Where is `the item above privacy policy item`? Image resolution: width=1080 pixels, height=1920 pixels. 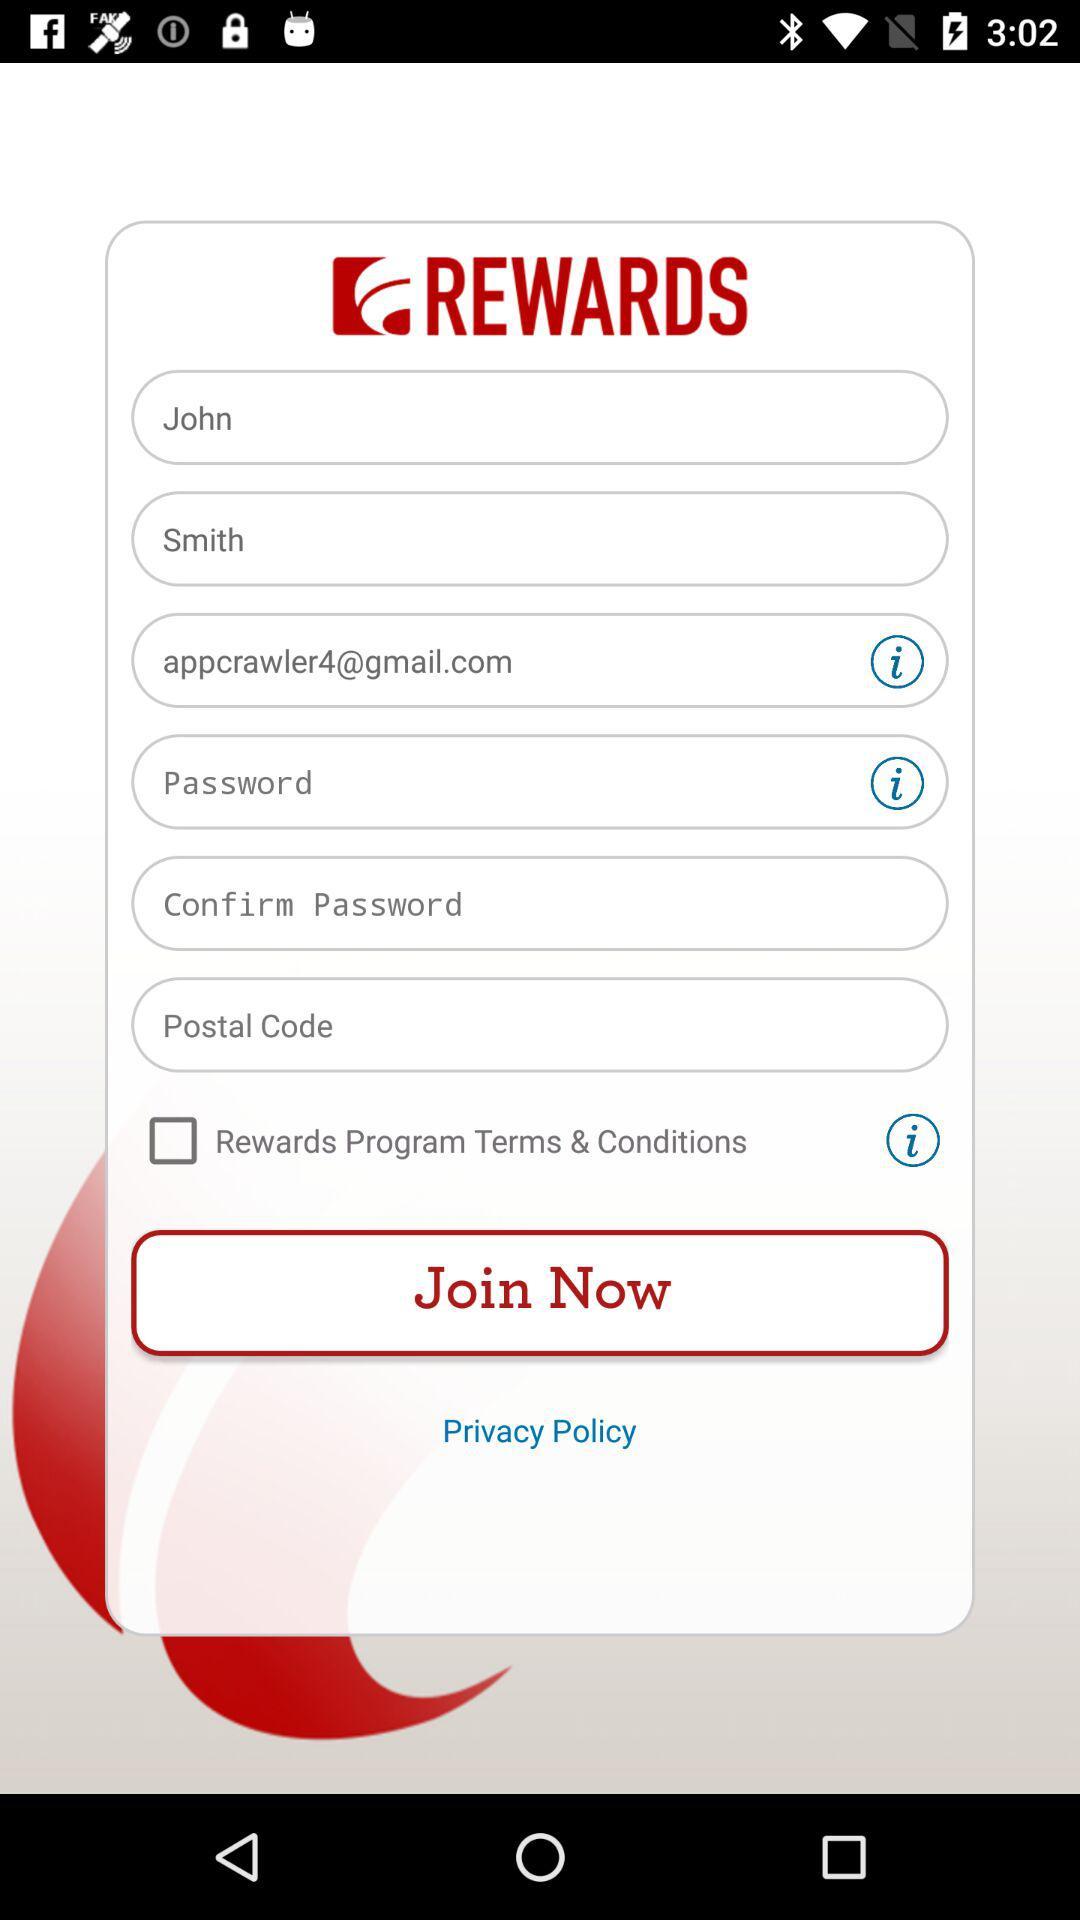 the item above privacy policy item is located at coordinates (540, 1292).